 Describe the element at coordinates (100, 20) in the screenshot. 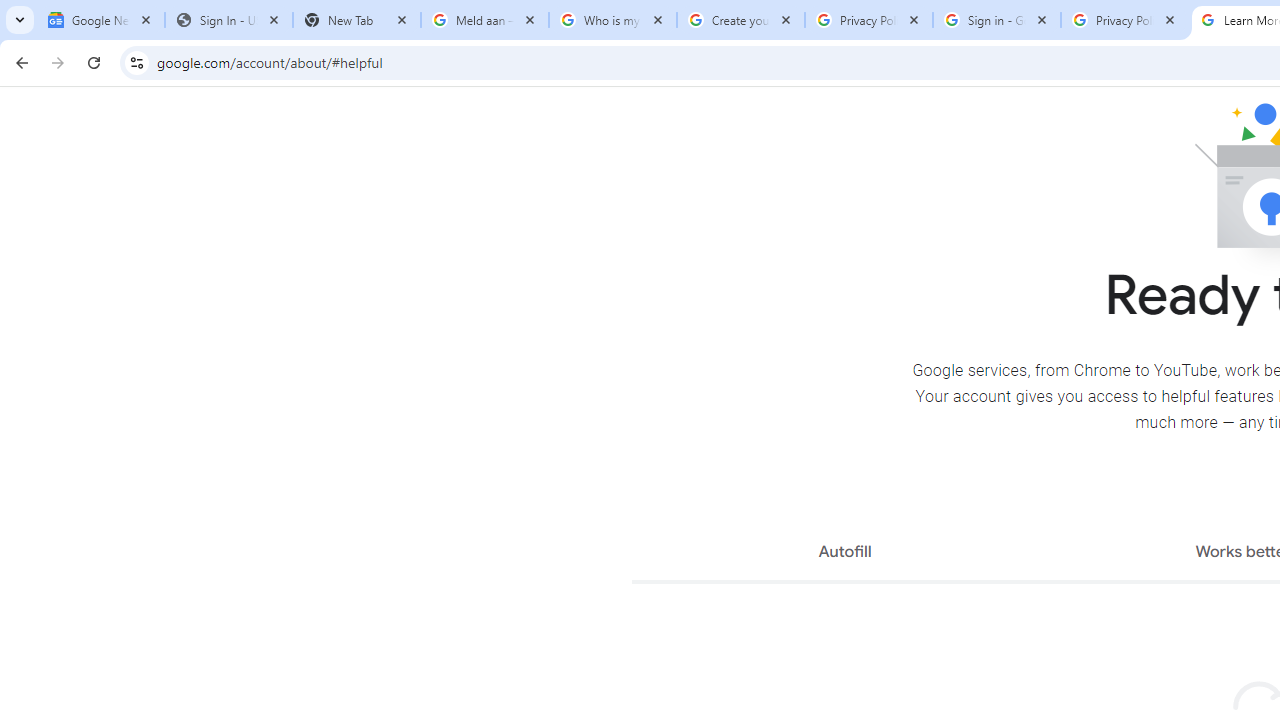

I see `'Google News'` at that location.